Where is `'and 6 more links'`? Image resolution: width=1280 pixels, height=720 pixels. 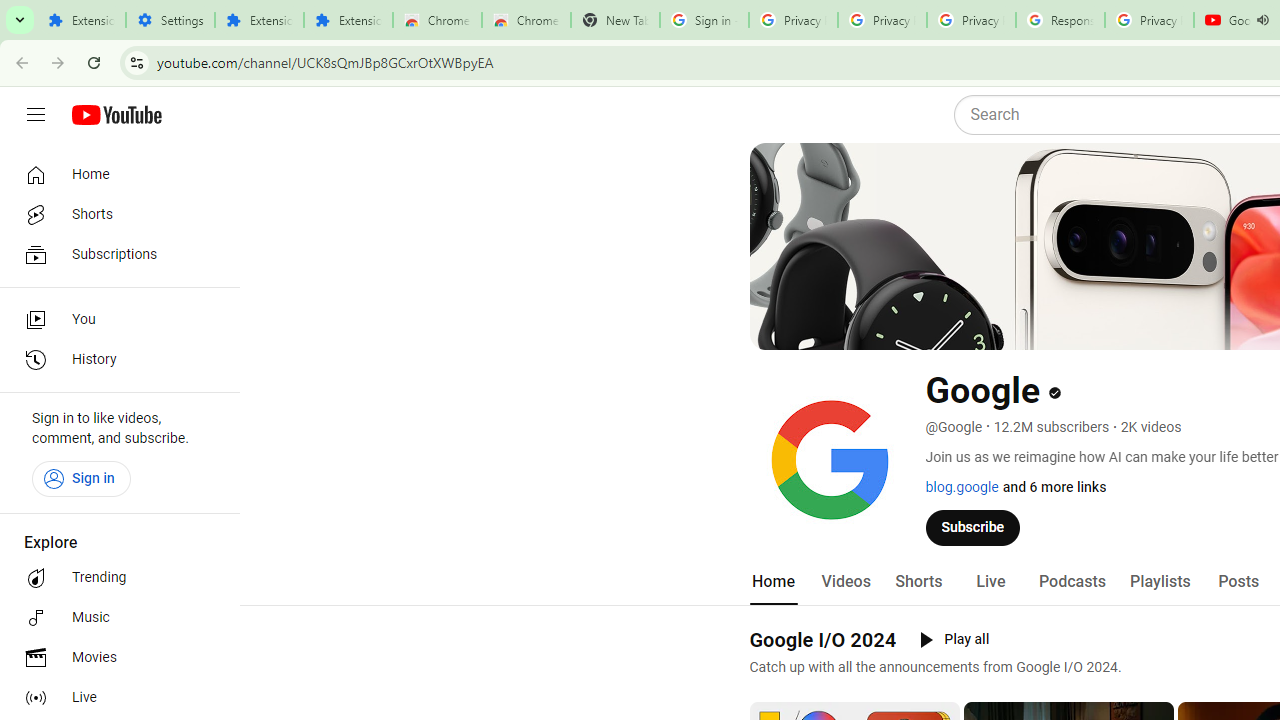 'and 6 more links' is located at coordinates (1053, 487).